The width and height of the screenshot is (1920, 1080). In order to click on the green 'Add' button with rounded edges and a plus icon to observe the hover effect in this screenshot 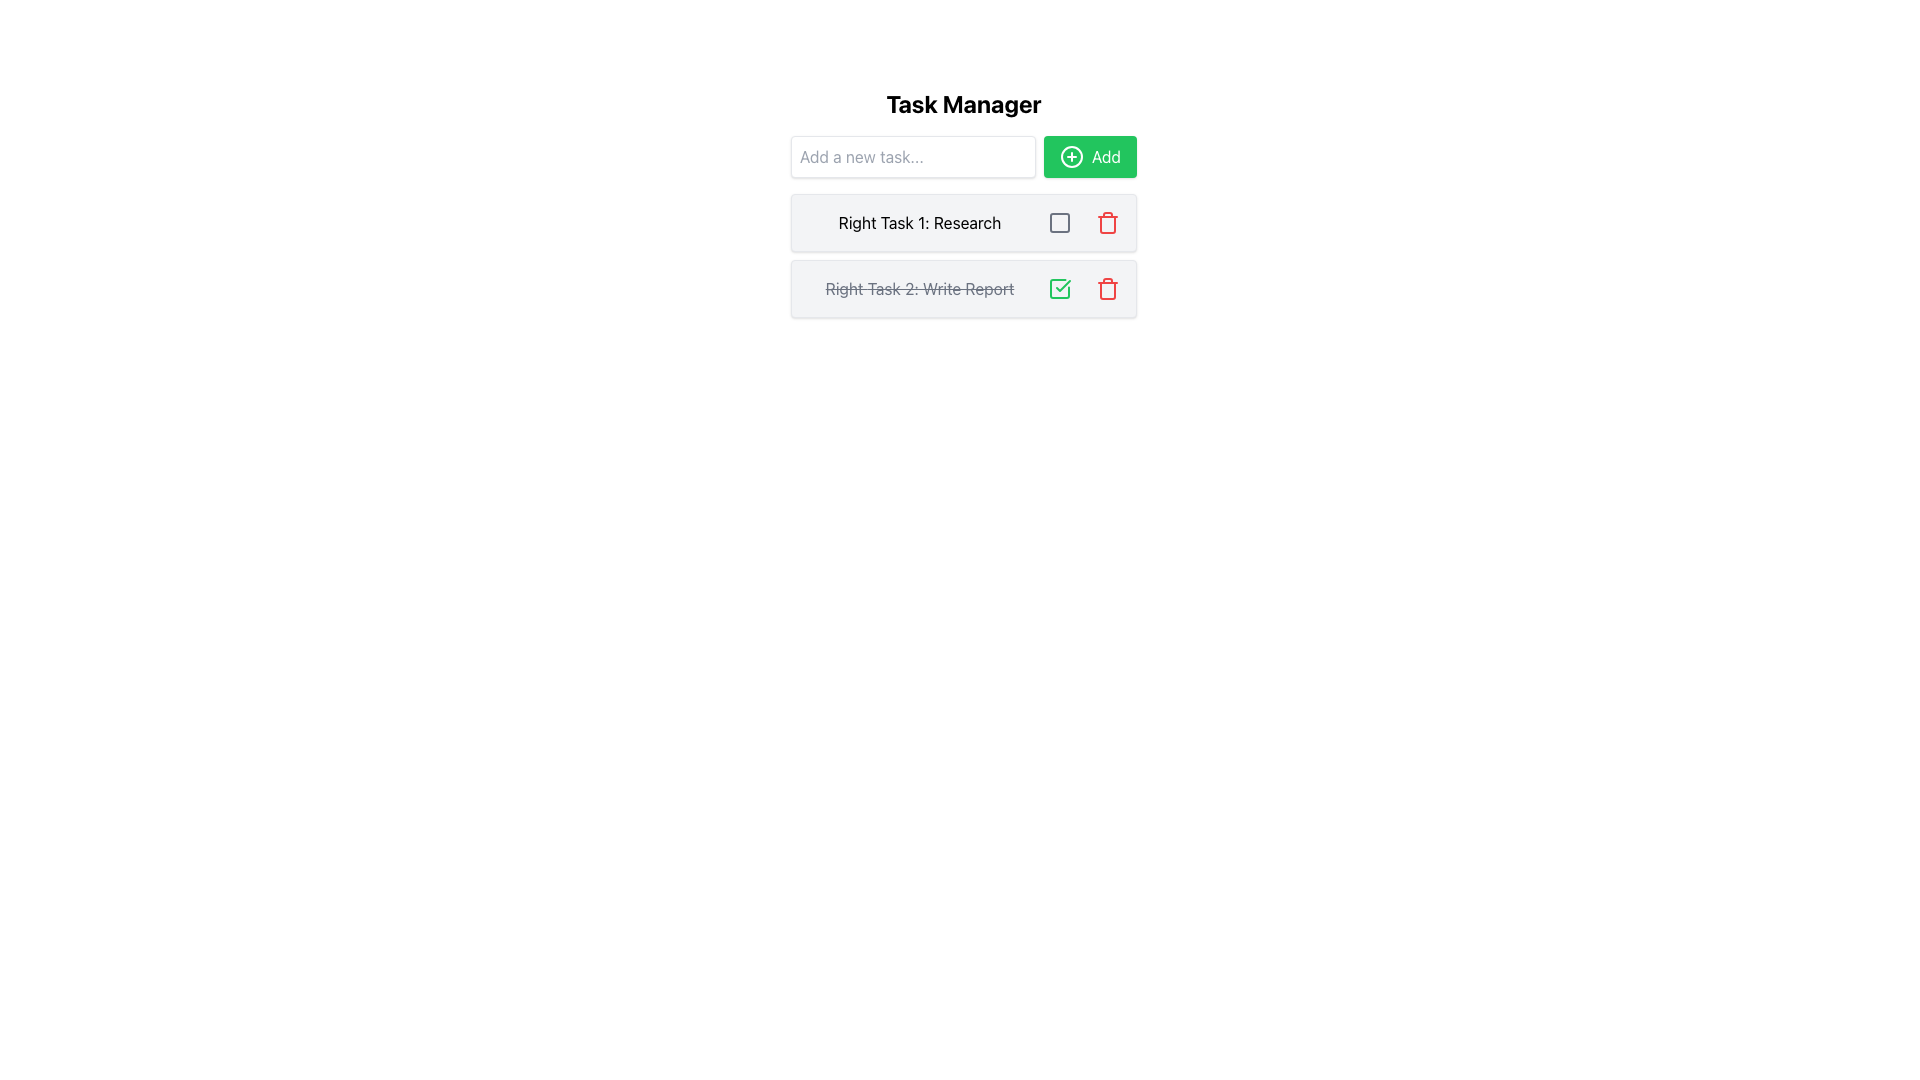, I will do `click(1089, 156)`.